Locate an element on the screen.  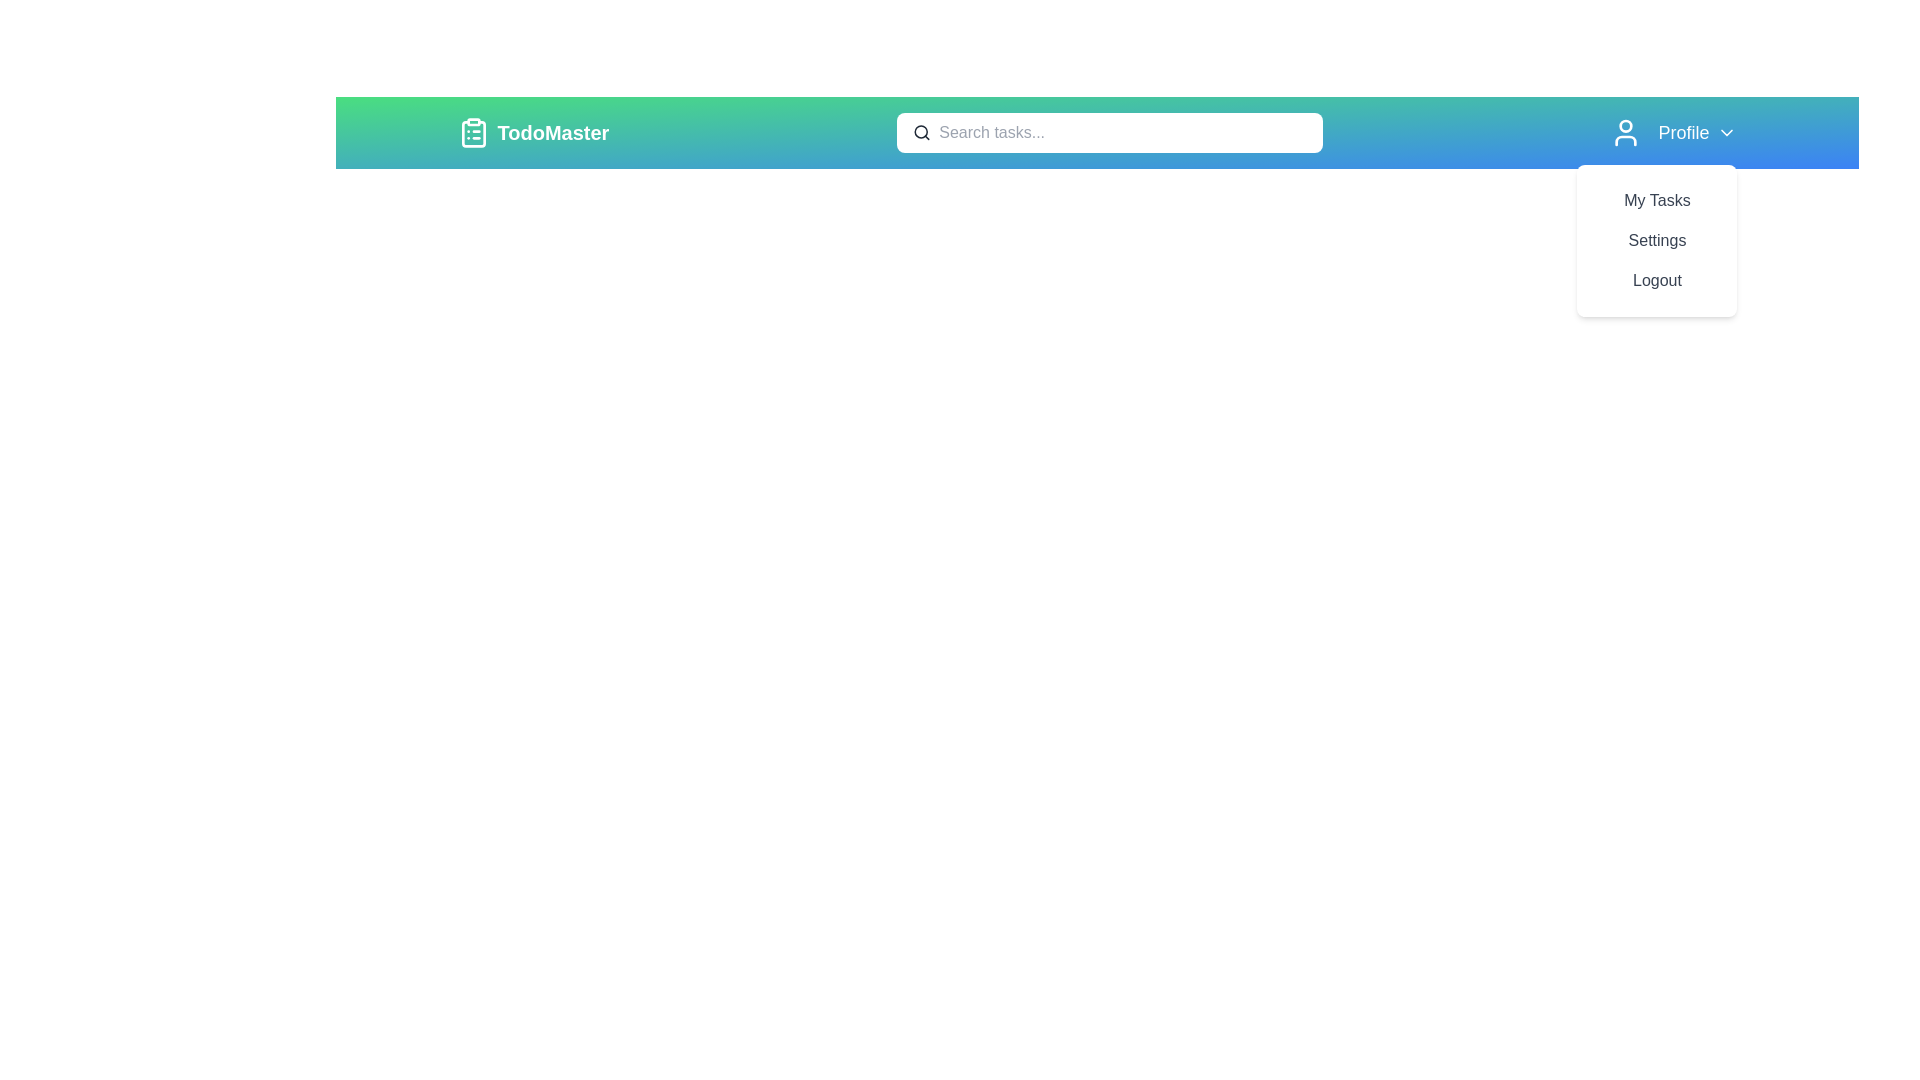
the 'TodoMaster' text label in the top navigation bar, which features a bold, large white font against a gradient green and blue background is located at coordinates (553, 132).